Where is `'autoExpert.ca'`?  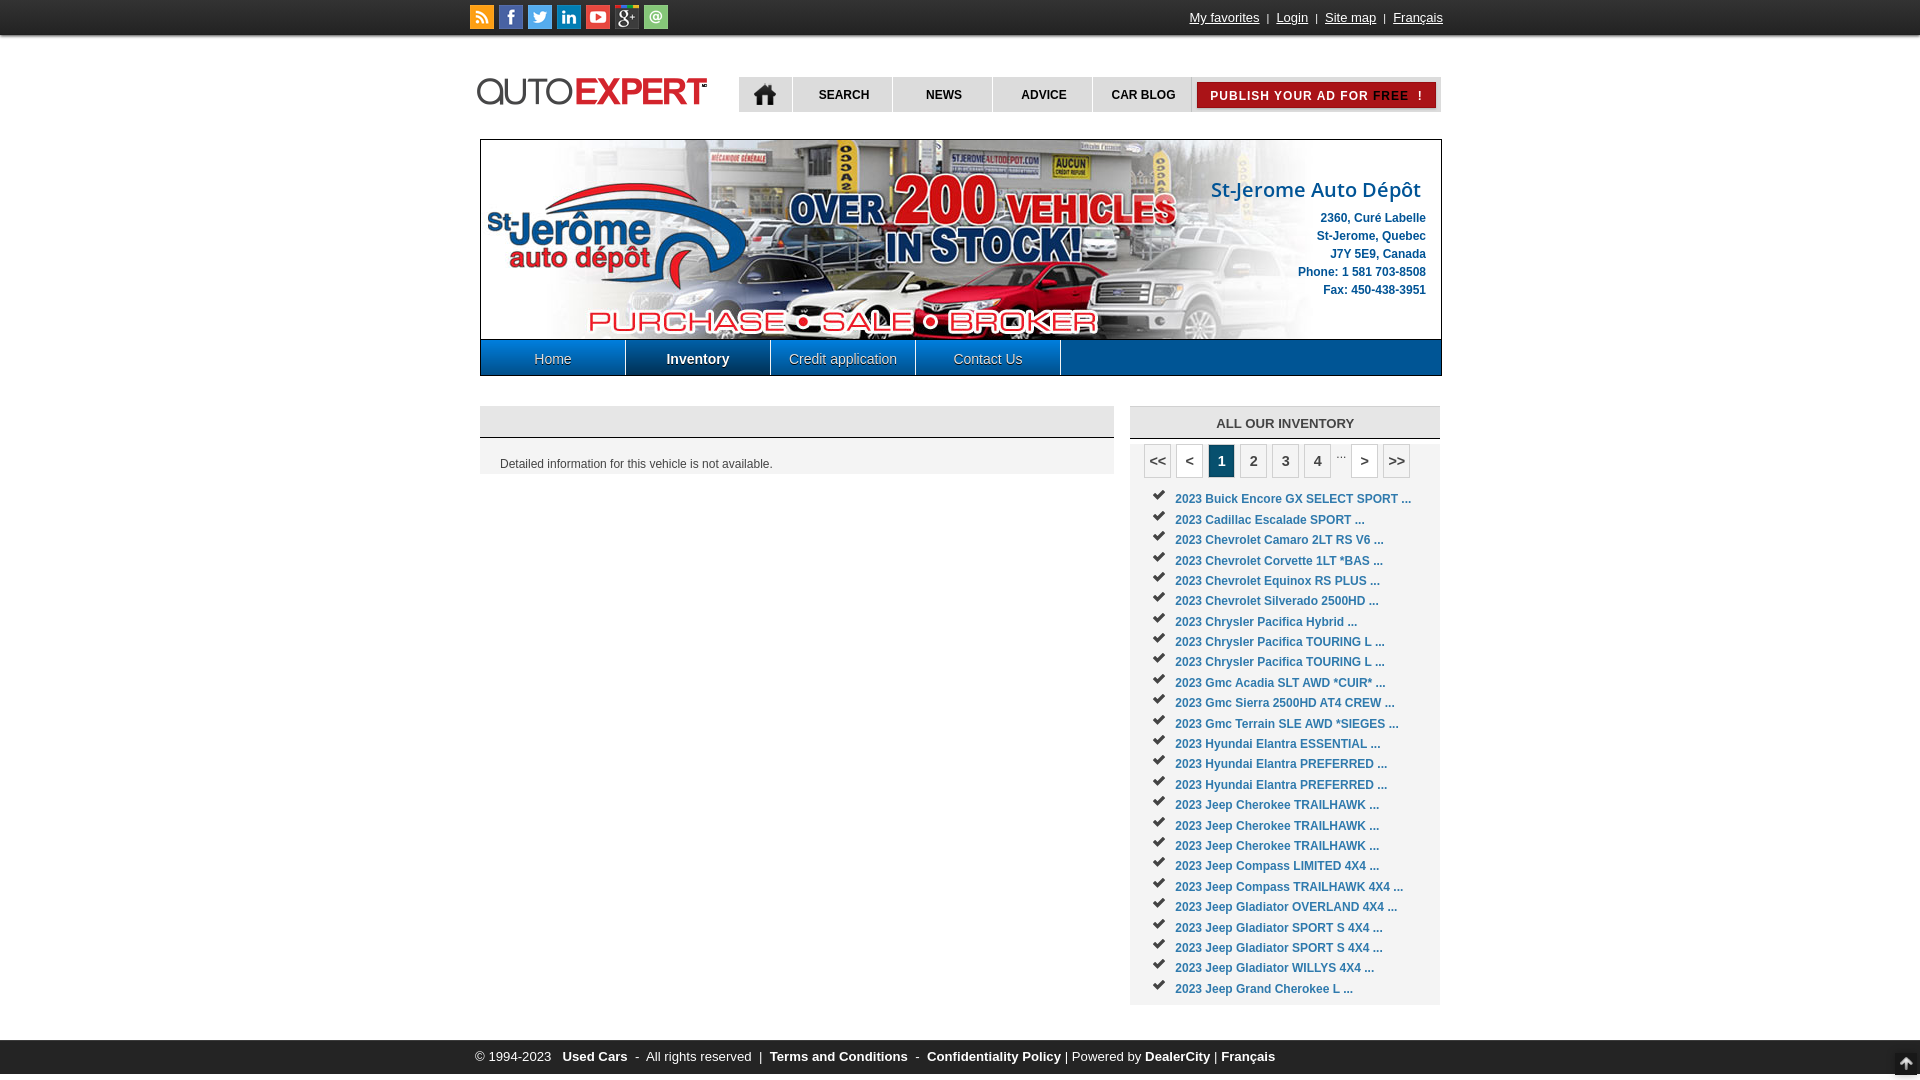 'autoExpert.ca' is located at coordinates (594, 87).